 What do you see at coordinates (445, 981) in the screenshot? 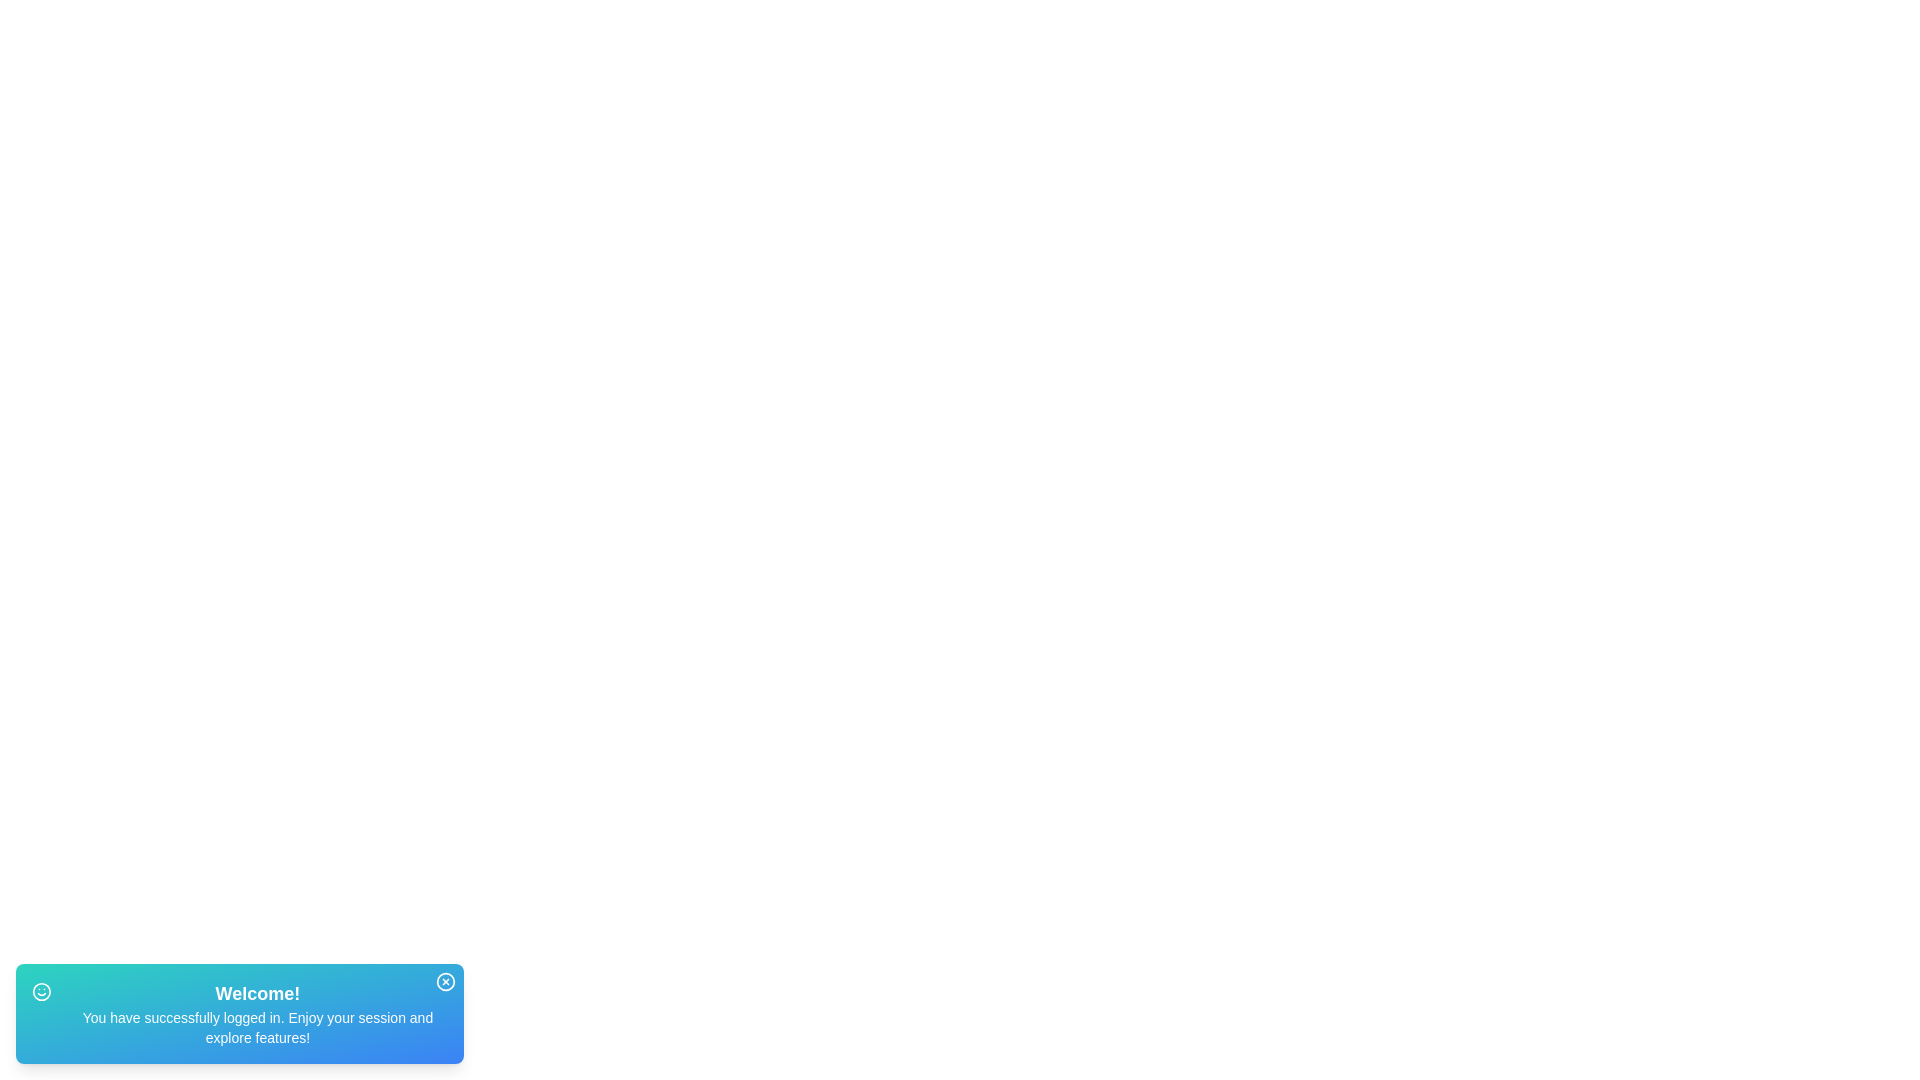
I see `the close button of the snackbar to dismiss it` at bounding box center [445, 981].